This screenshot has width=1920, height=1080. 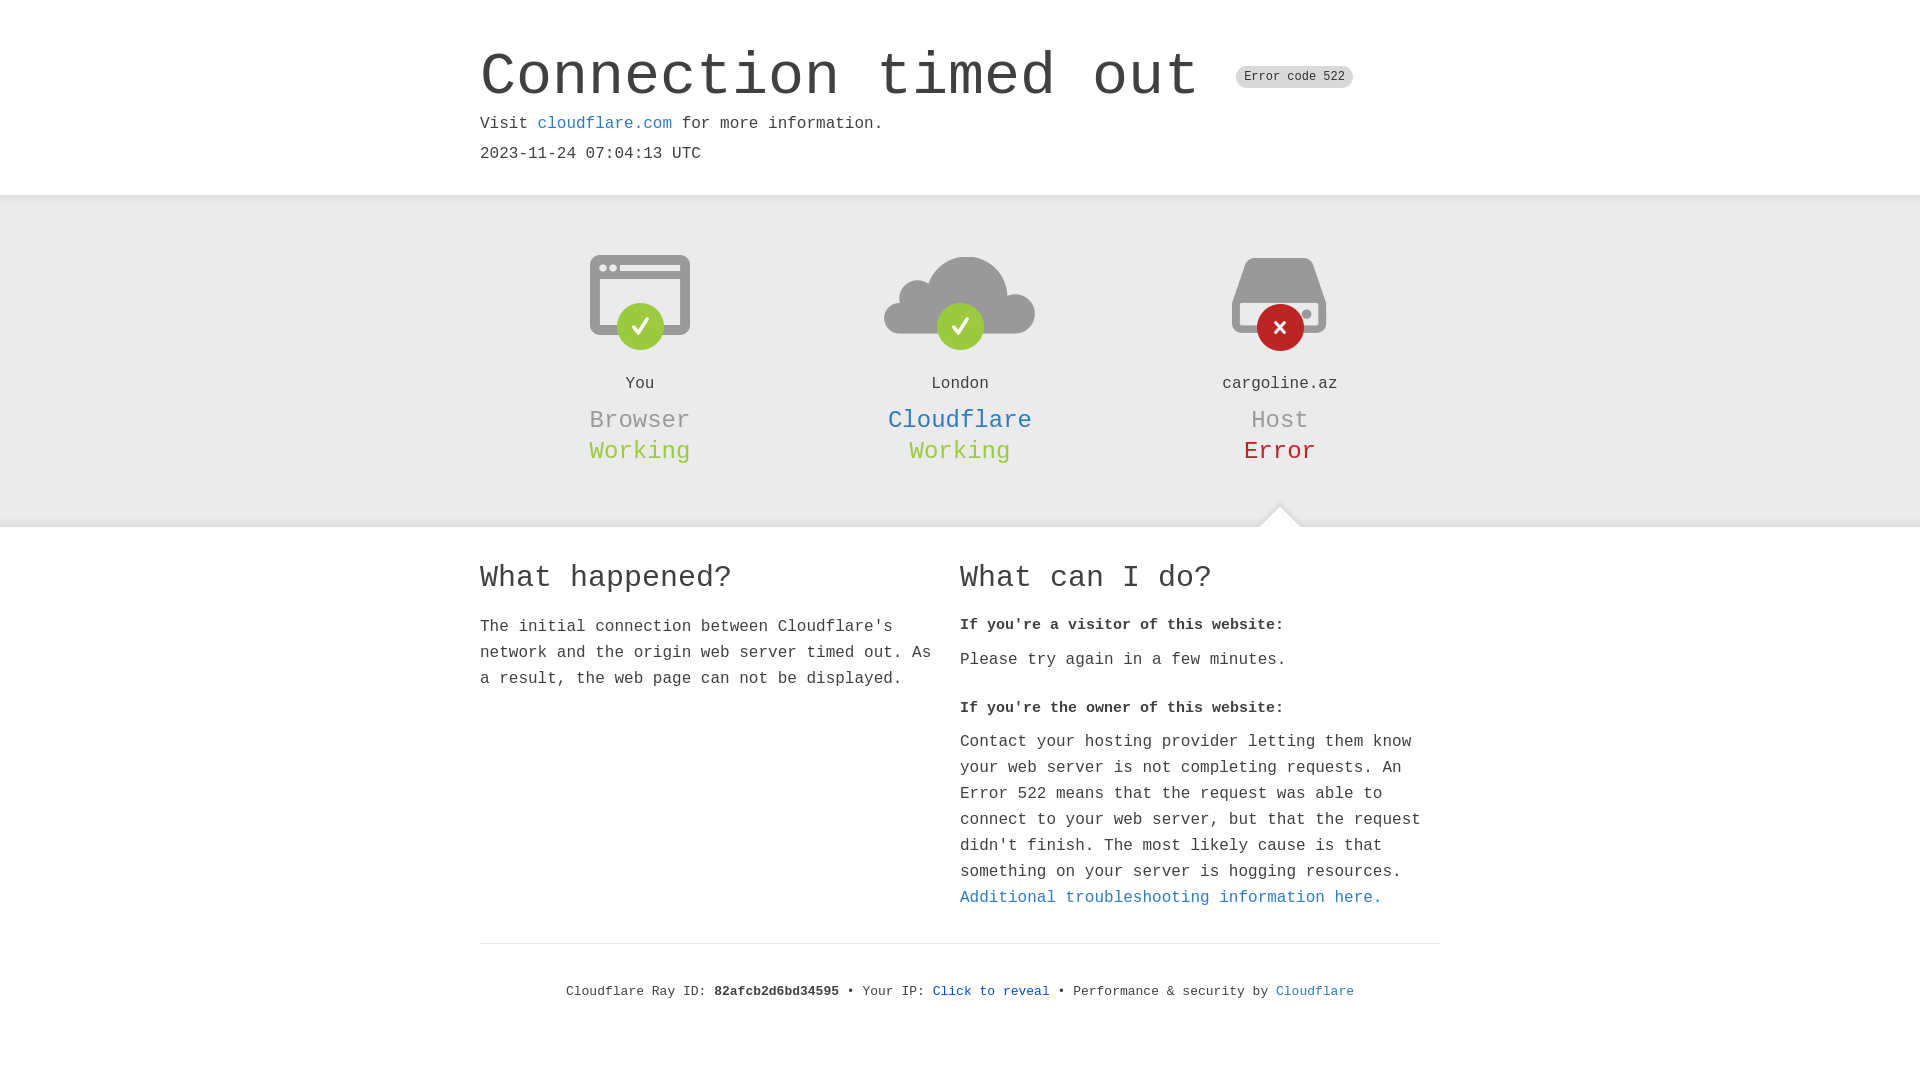 What do you see at coordinates (603, 123) in the screenshot?
I see `'cloudflare.com'` at bounding box center [603, 123].